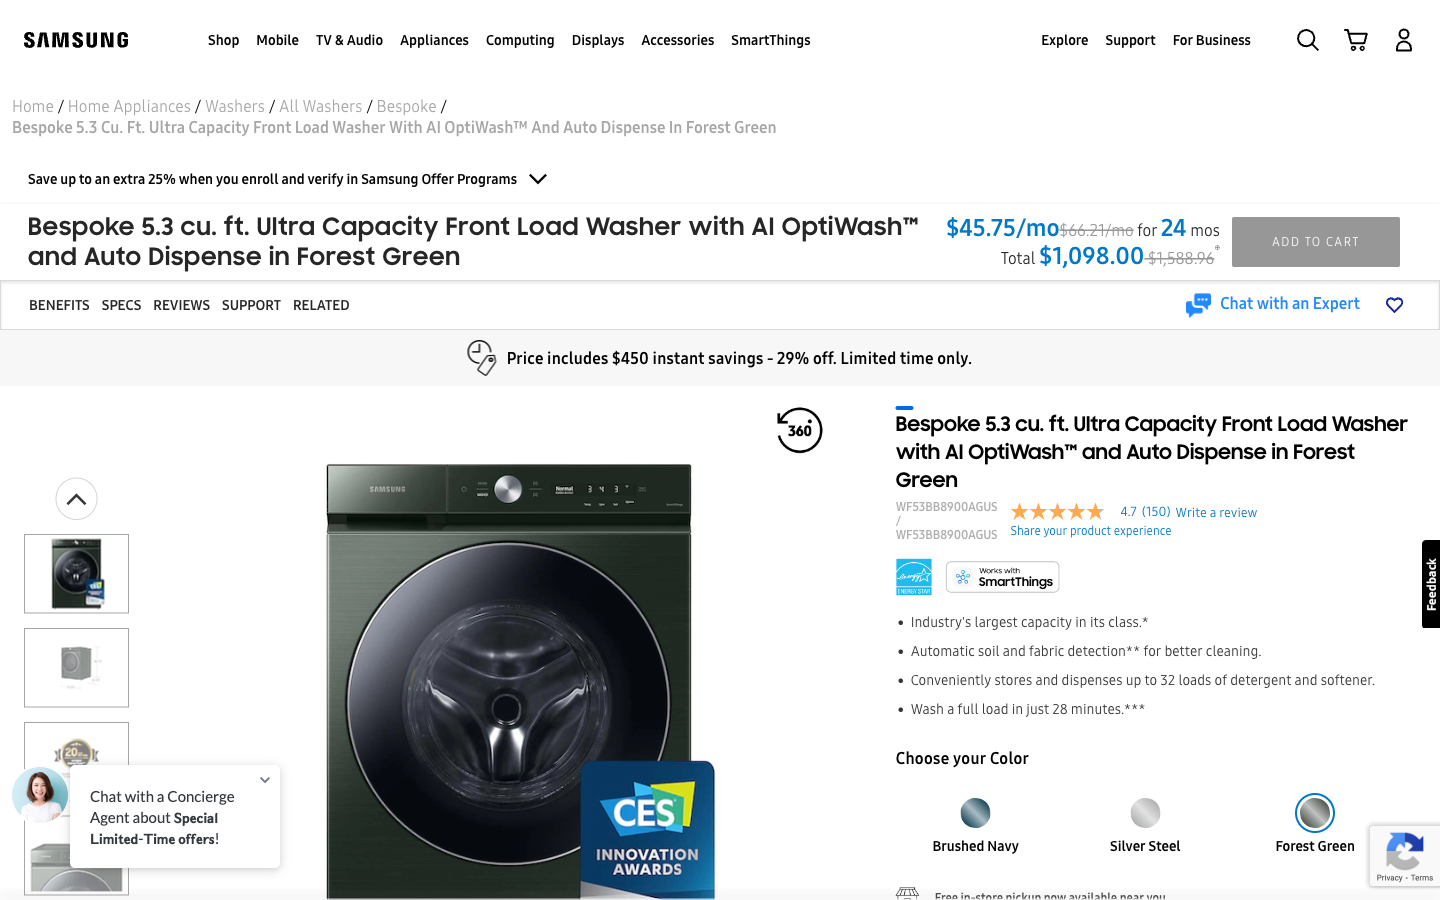 The height and width of the screenshot is (900, 1440). Describe the element at coordinates (181, 304) in the screenshot. I see `Look over the evaluations for the laundry machine` at that location.